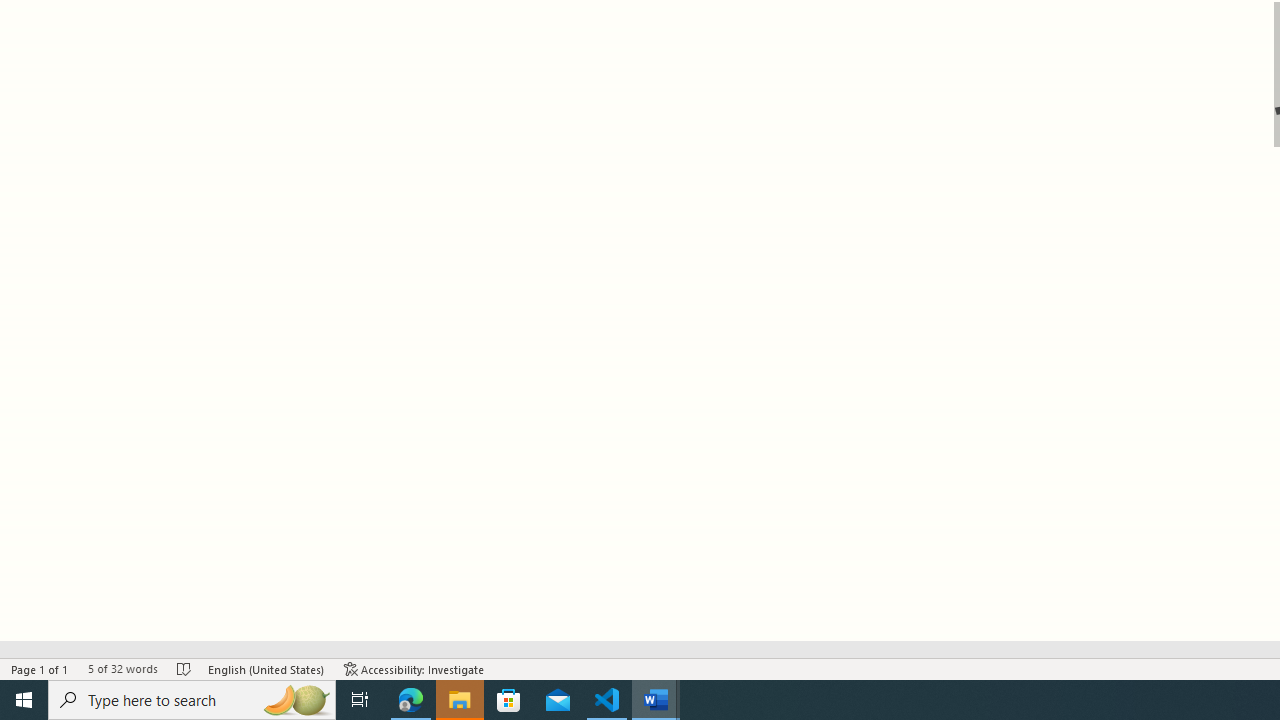 This screenshot has width=1280, height=720. What do you see at coordinates (265, 669) in the screenshot?
I see `'Language English (United States)'` at bounding box center [265, 669].